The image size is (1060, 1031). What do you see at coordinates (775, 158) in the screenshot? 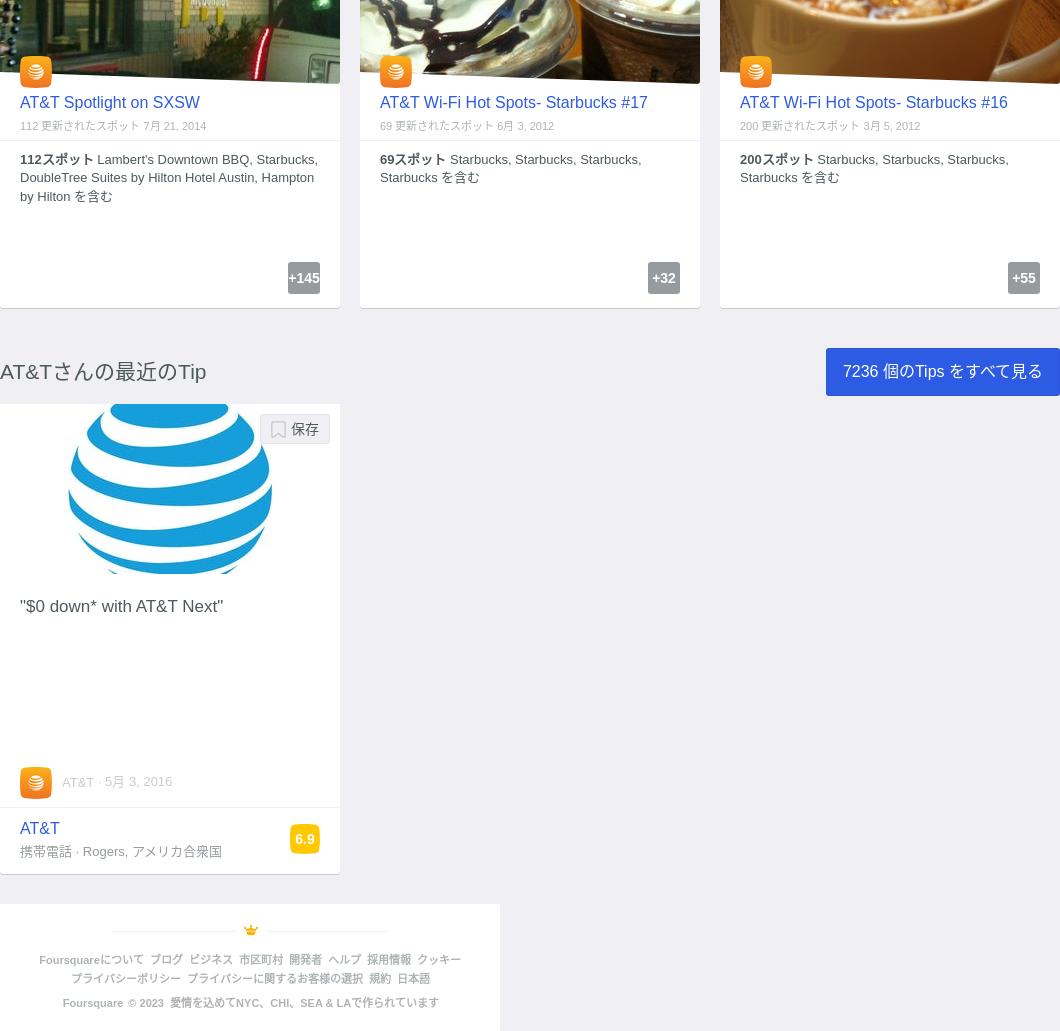
I see `'200スポット'` at bounding box center [775, 158].